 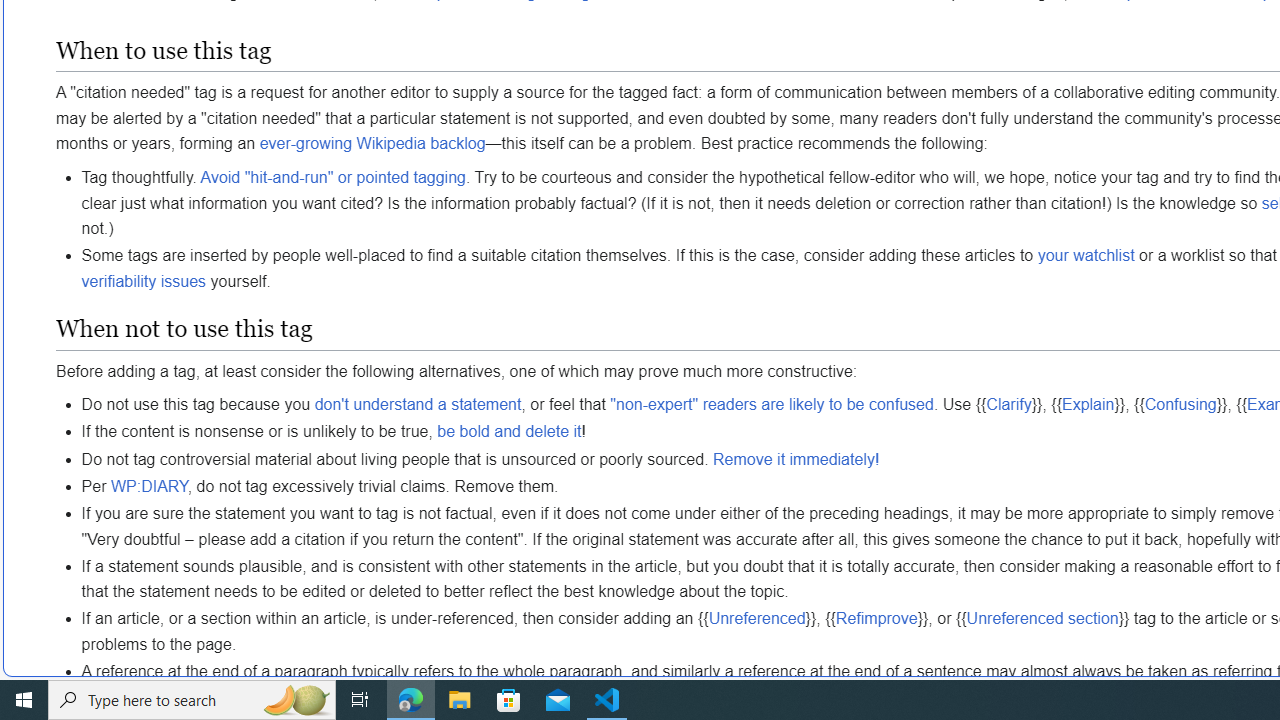 I want to click on 'don', so click(x=416, y=405).